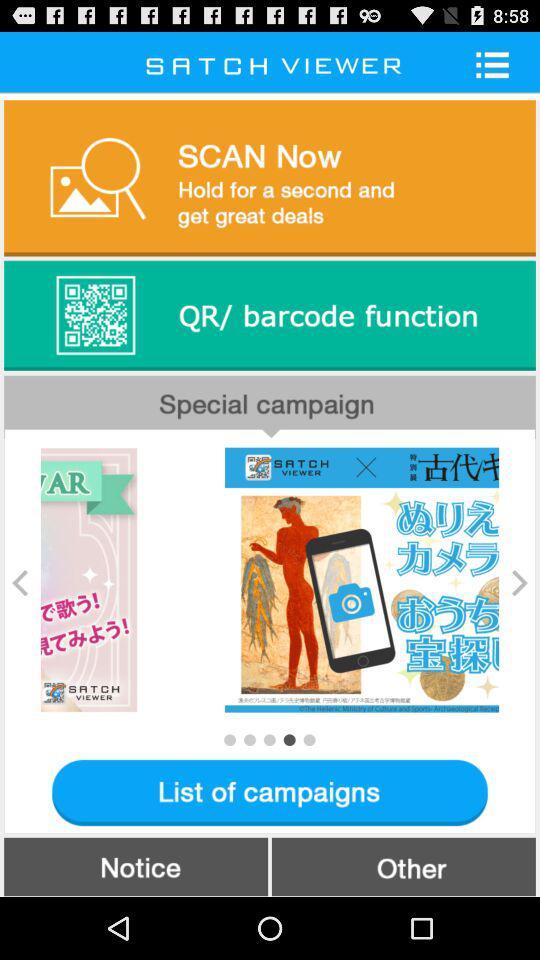 Image resolution: width=540 pixels, height=960 pixels. Describe the element at coordinates (270, 176) in the screenshot. I see `scan now` at that location.